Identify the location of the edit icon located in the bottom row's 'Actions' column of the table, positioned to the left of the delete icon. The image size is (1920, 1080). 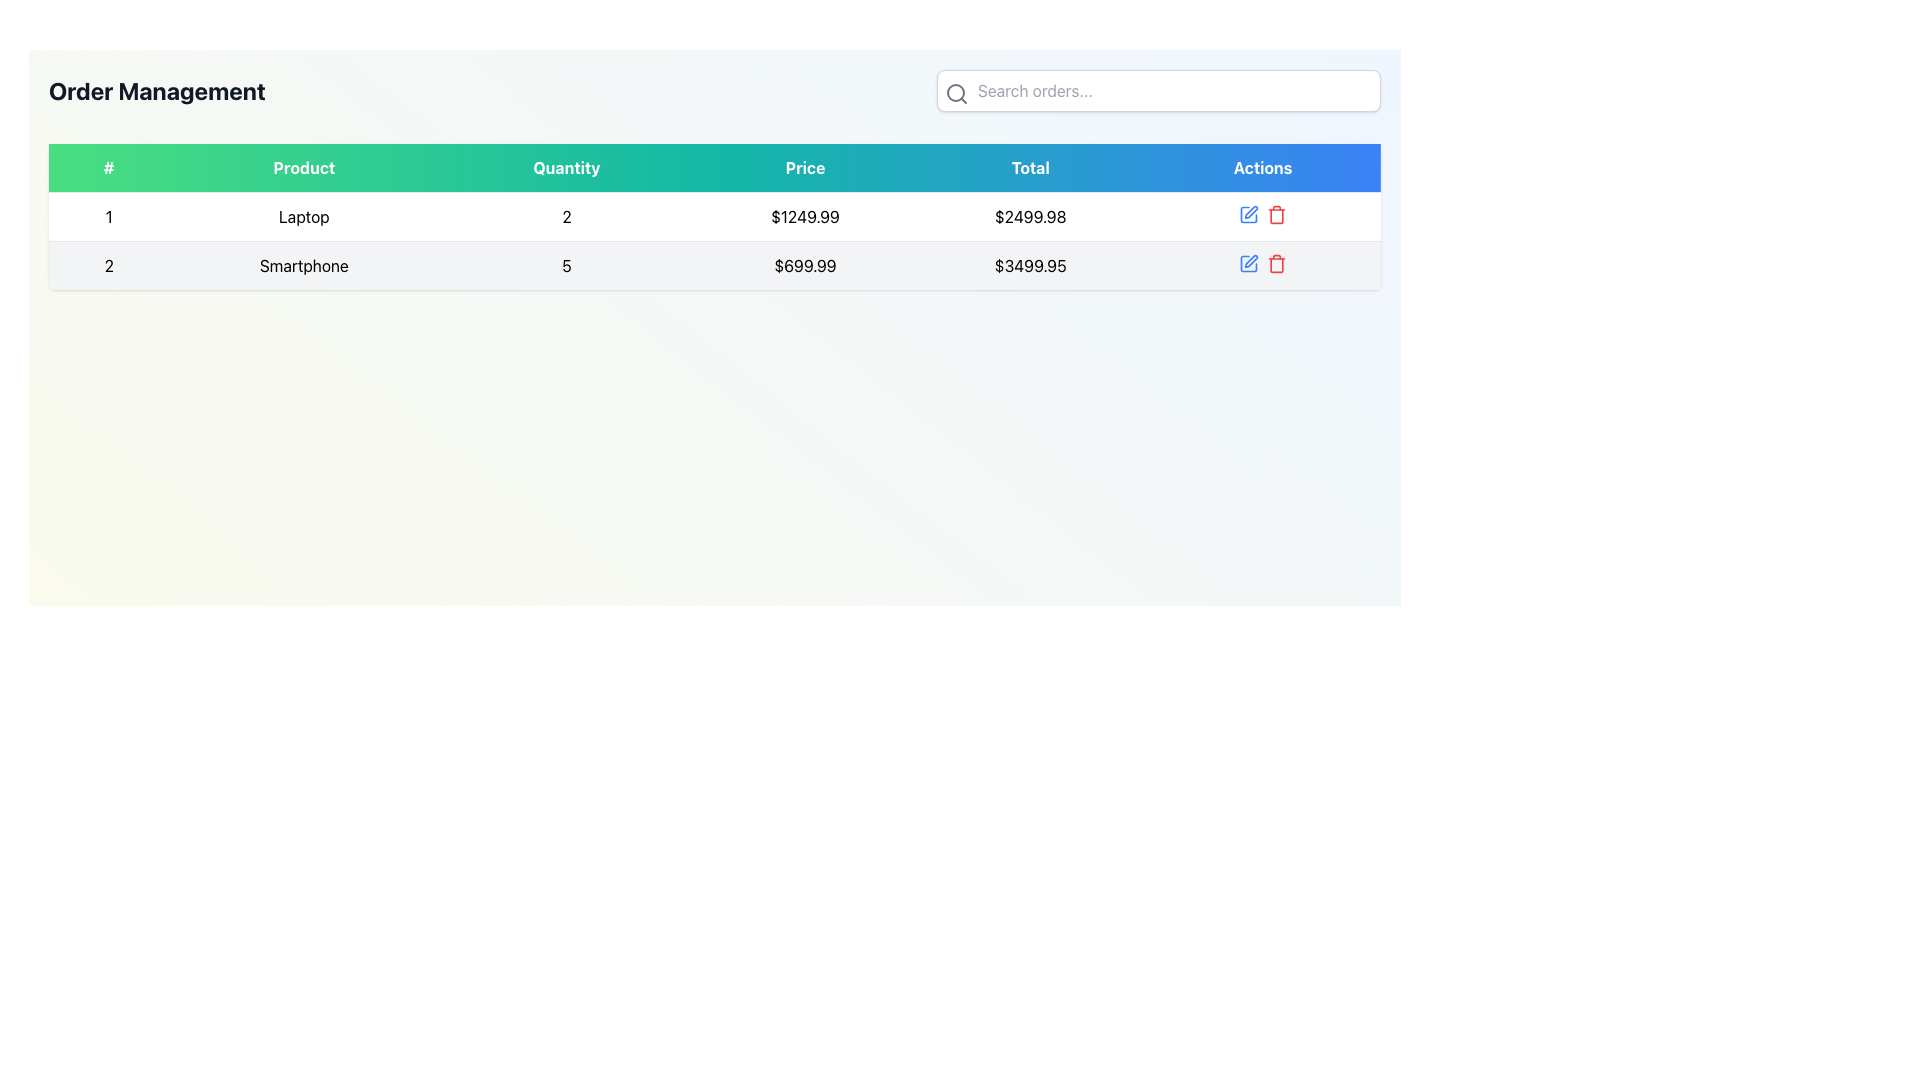
(1248, 262).